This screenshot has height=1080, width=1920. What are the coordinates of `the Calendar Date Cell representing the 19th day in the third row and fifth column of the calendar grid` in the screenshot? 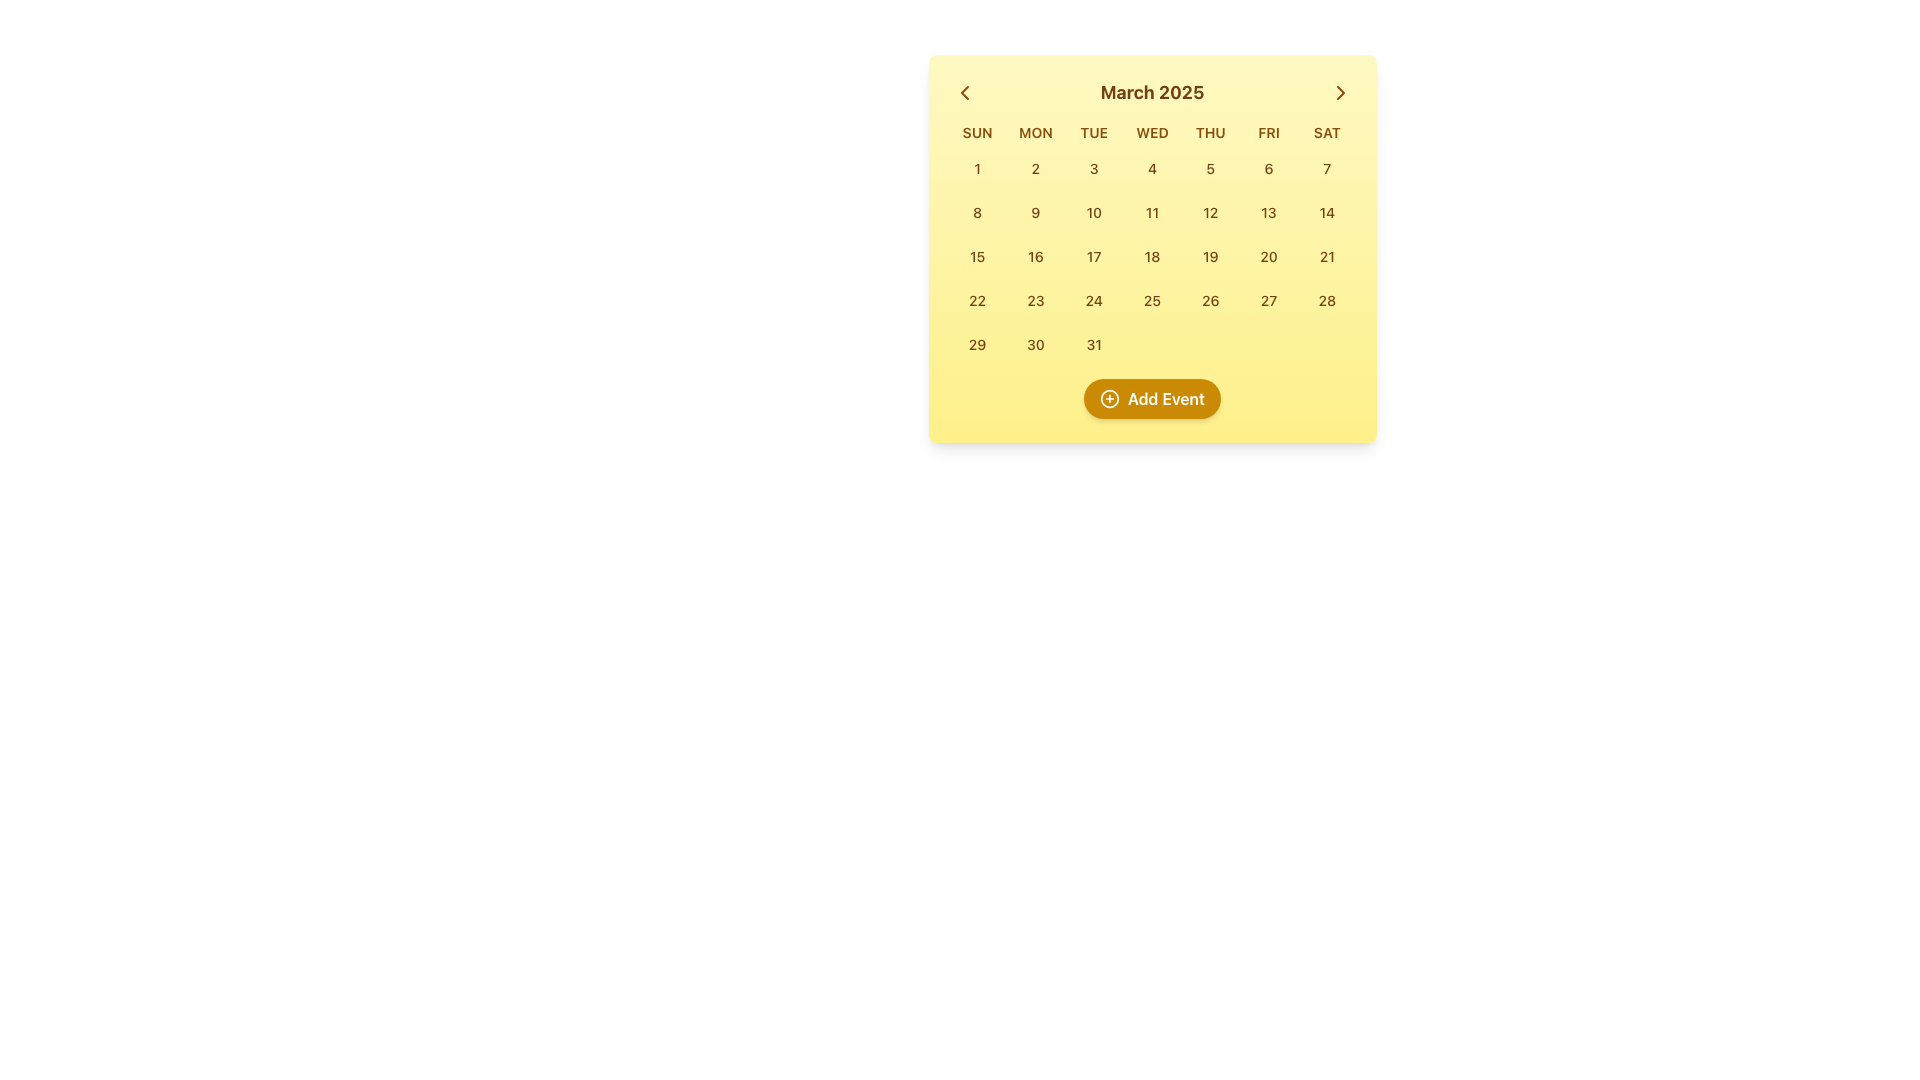 It's located at (1209, 256).